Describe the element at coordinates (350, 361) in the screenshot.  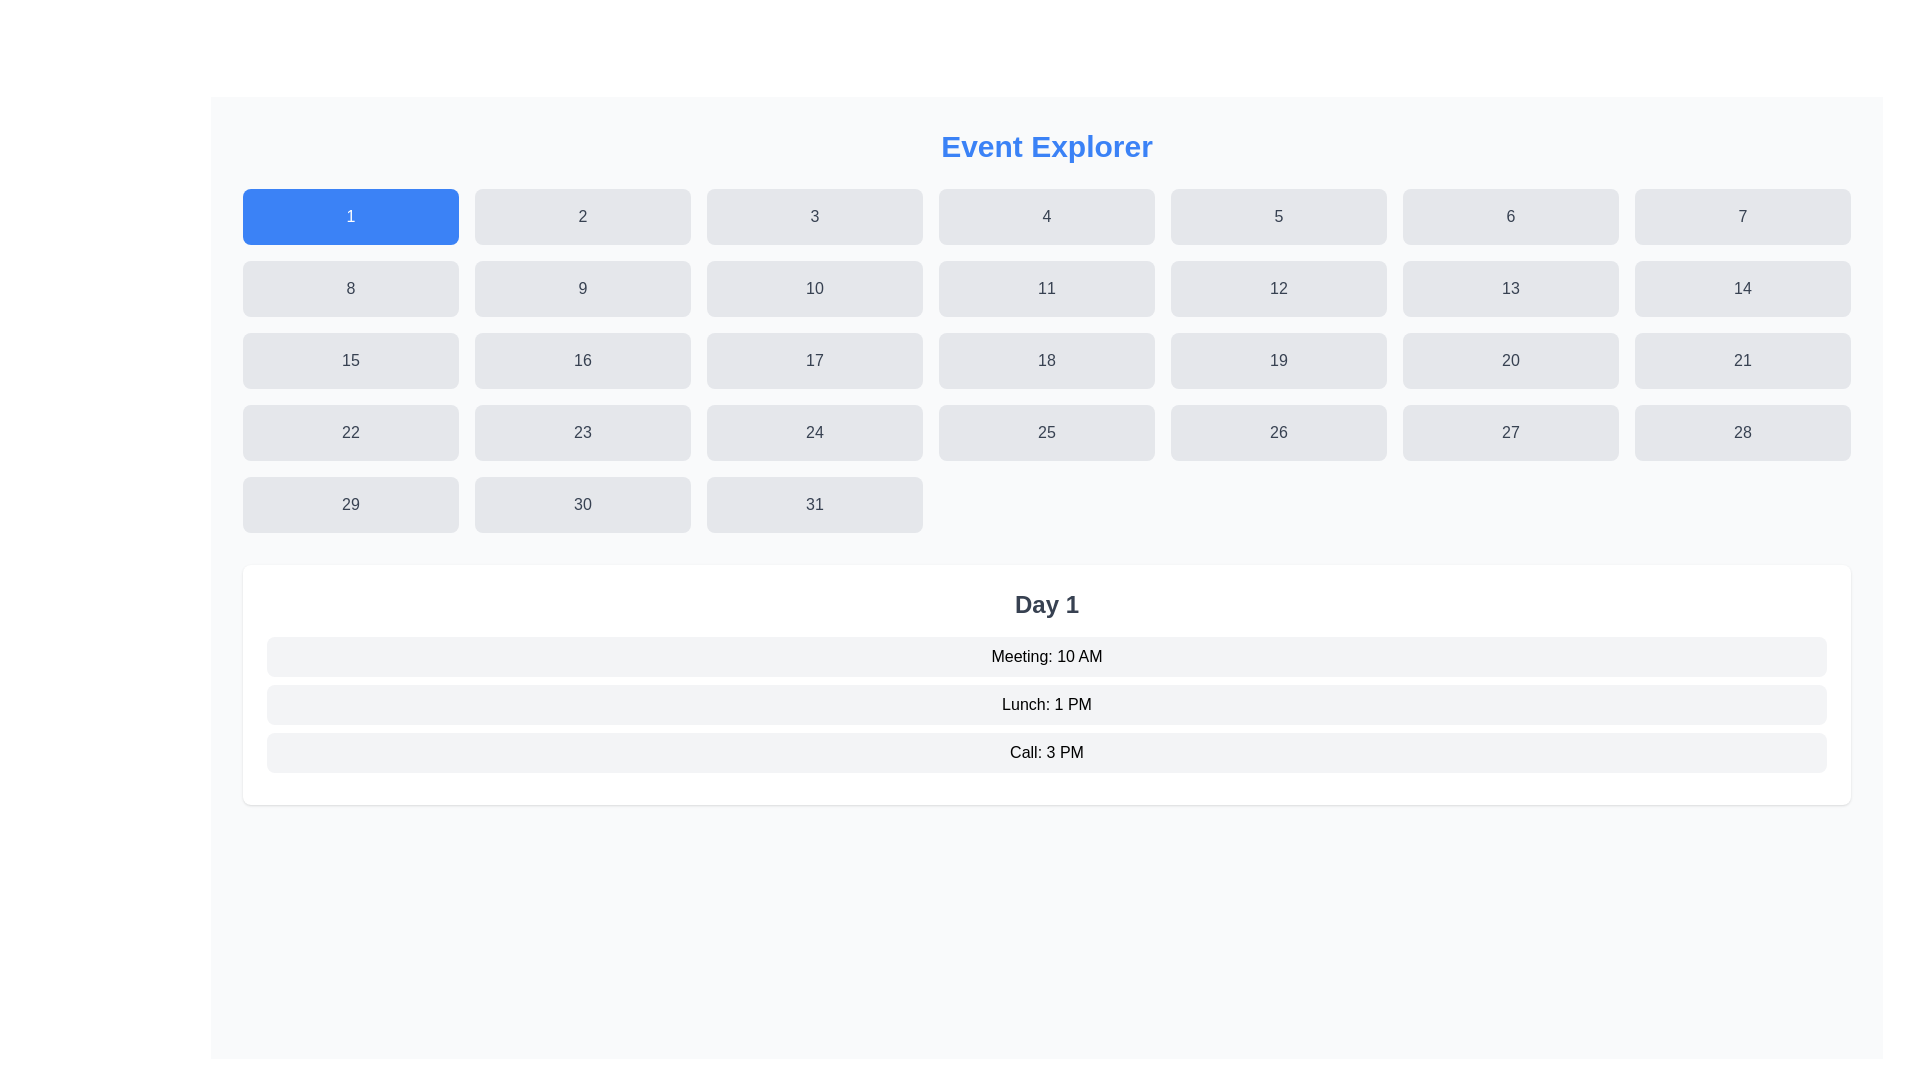
I see `the button displaying the number '15', which is a rounded rectangular shape filled with light gray color, located in the third row and first column of a 7-column grid layout` at that location.